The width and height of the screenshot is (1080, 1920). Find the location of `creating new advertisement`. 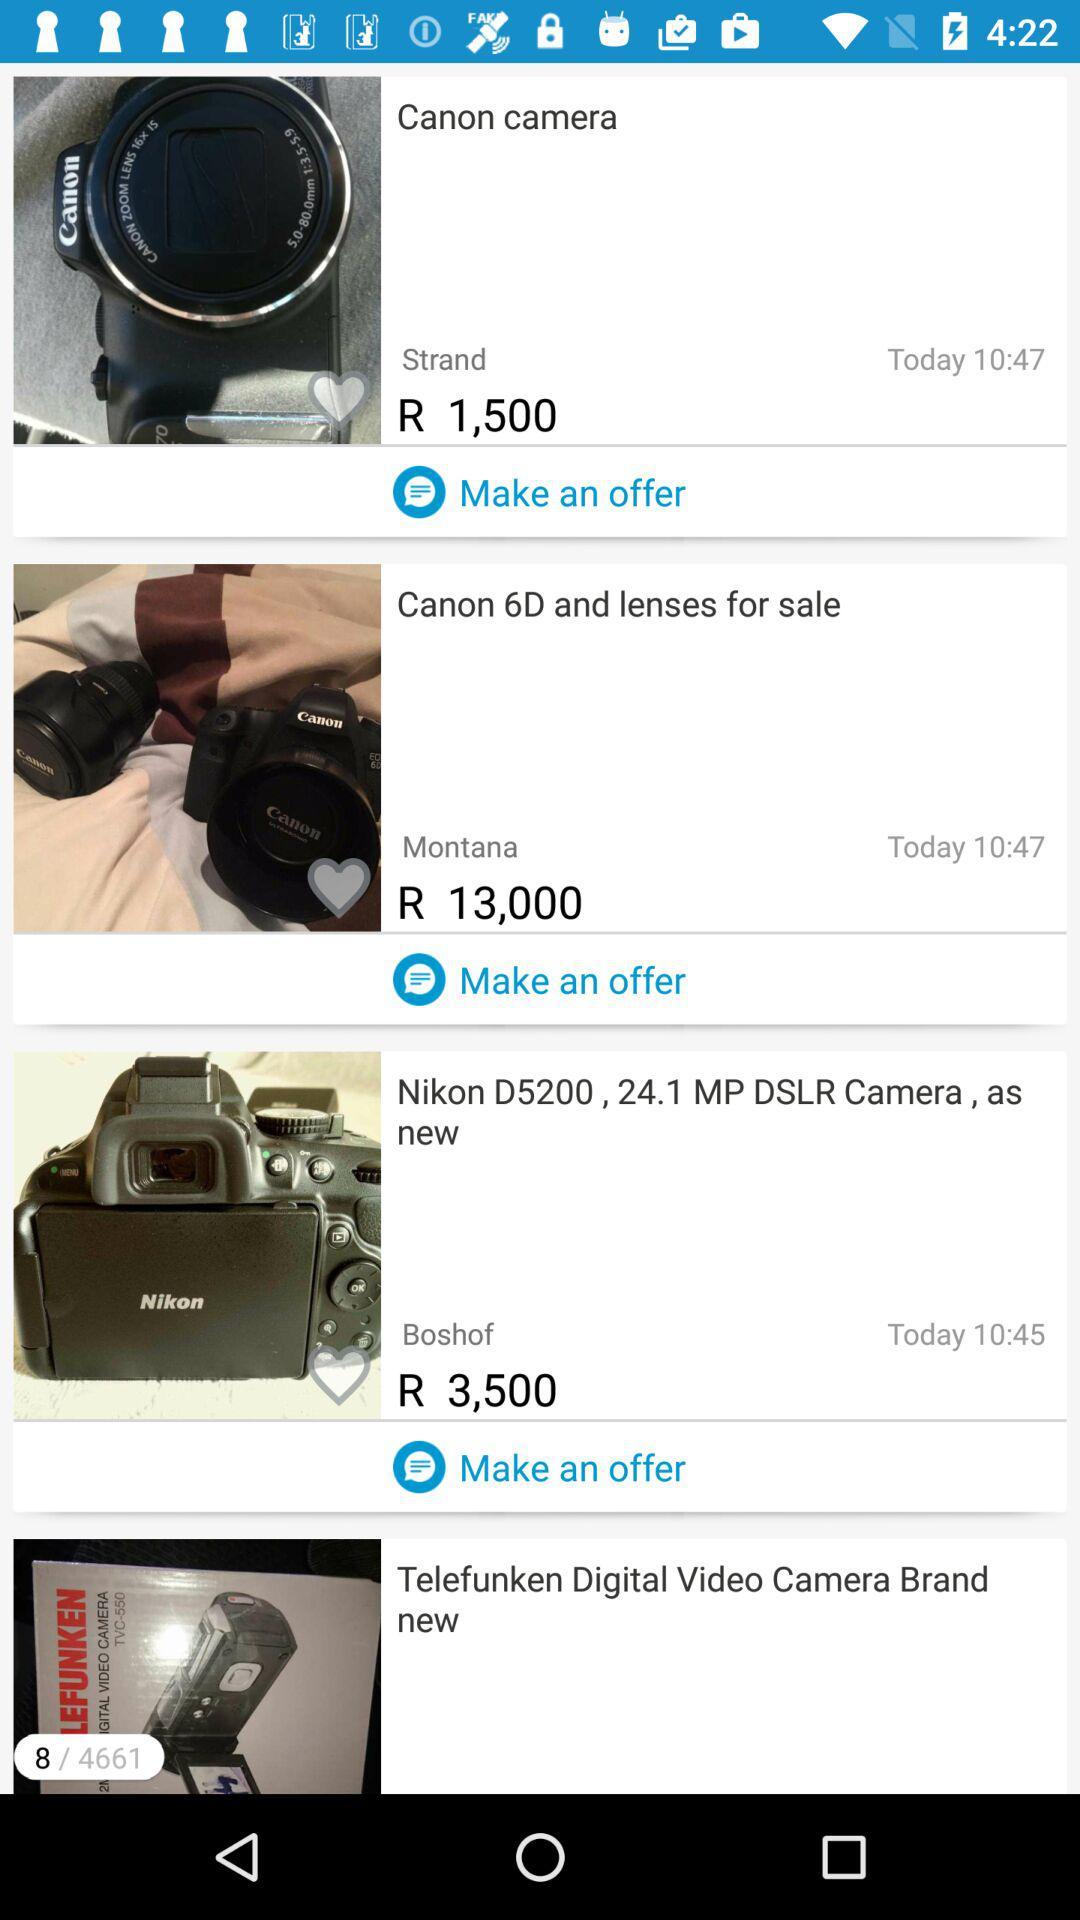

creating new advertisement is located at coordinates (418, 979).